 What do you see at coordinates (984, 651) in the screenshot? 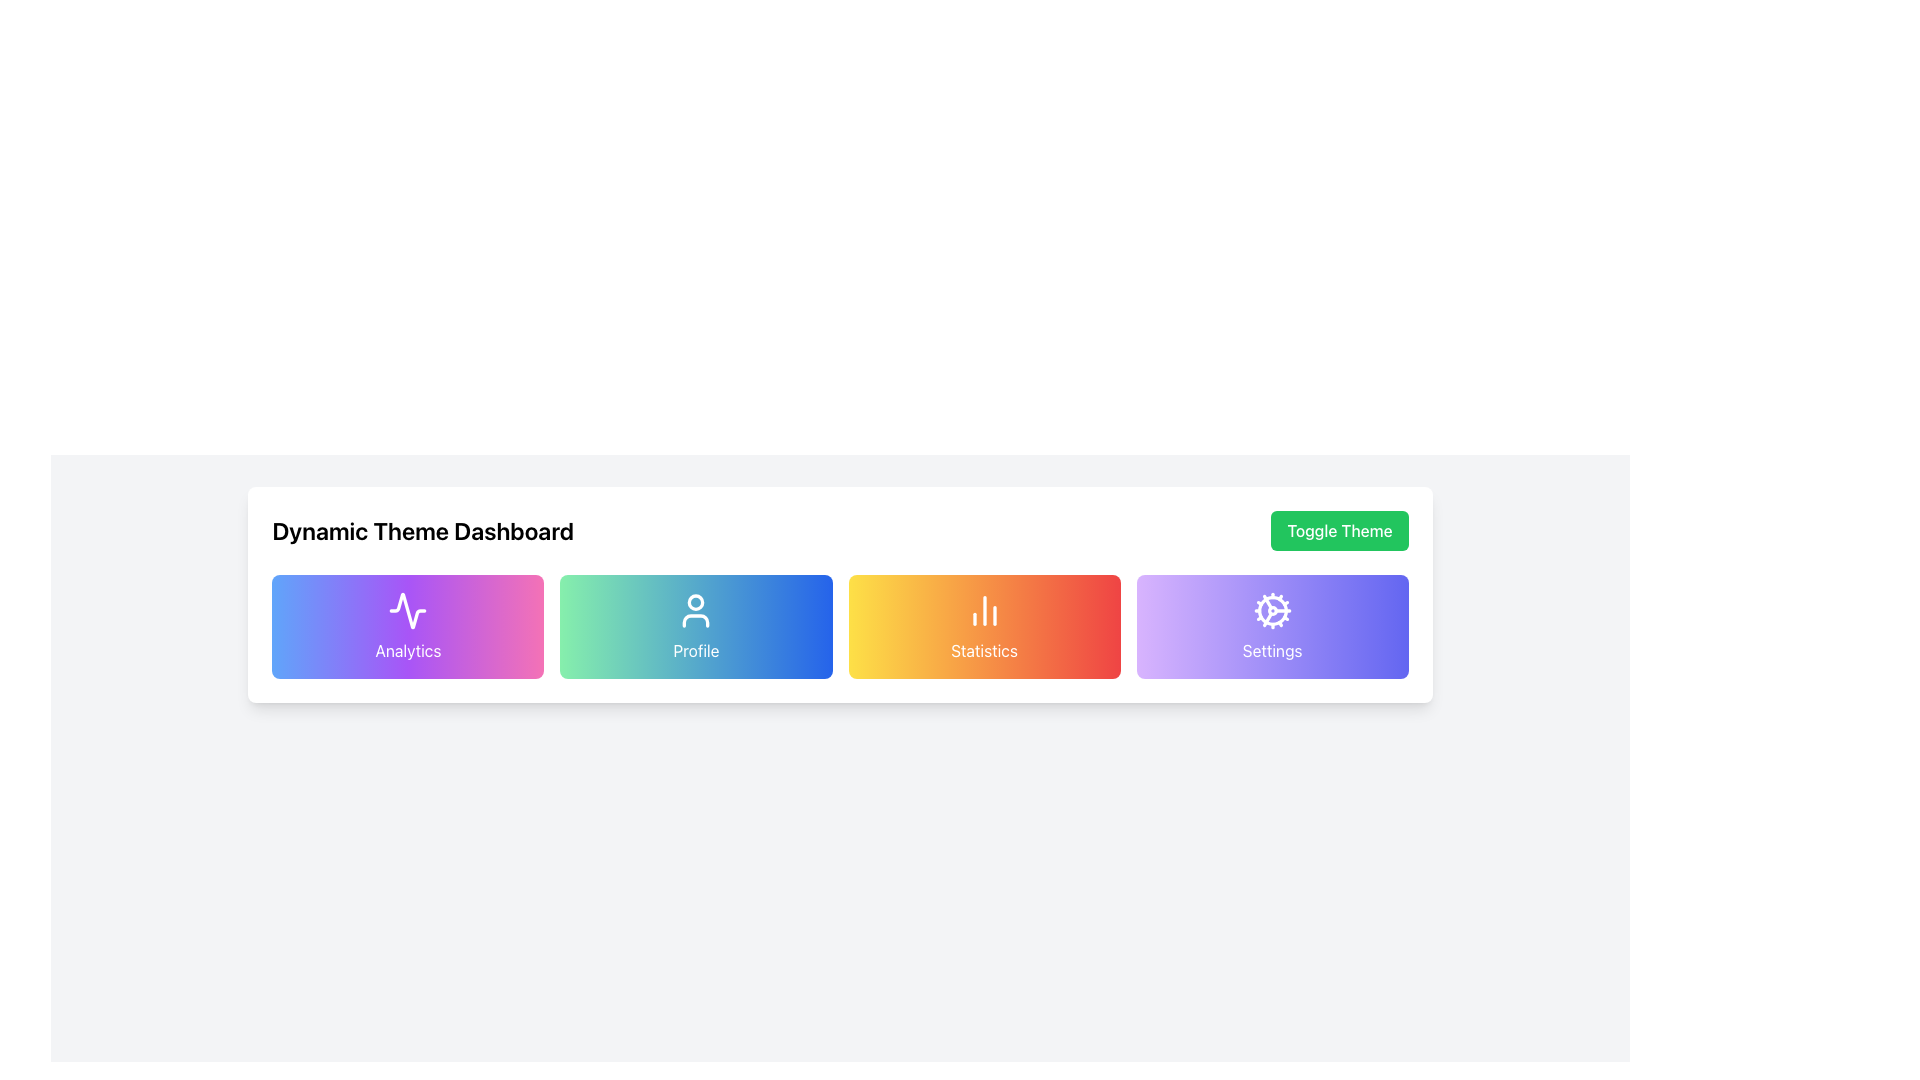
I see `text label located at the bottom center of the card that provides information related to 'Statistics.'` at bounding box center [984, 651].